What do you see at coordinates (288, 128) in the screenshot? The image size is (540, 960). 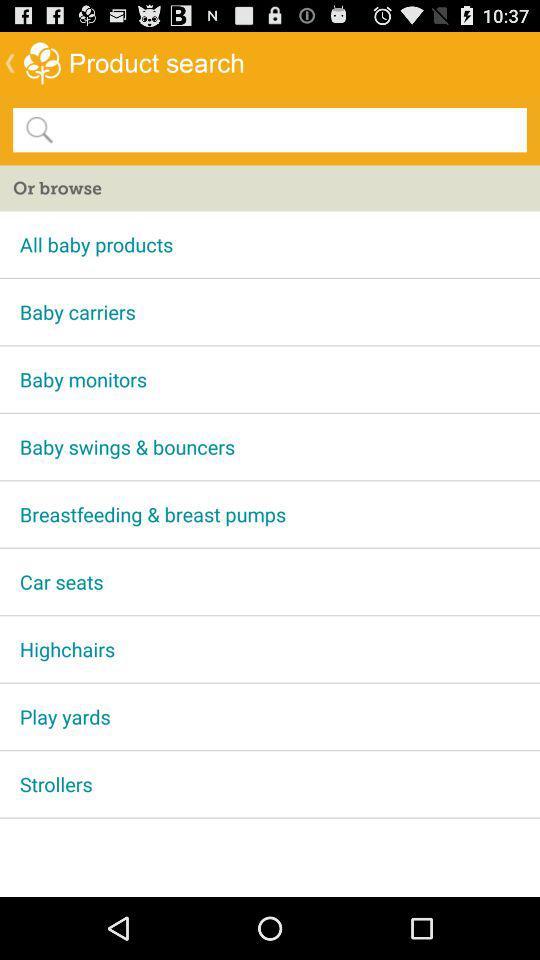 I see `search` at bounding box center [288, 128].